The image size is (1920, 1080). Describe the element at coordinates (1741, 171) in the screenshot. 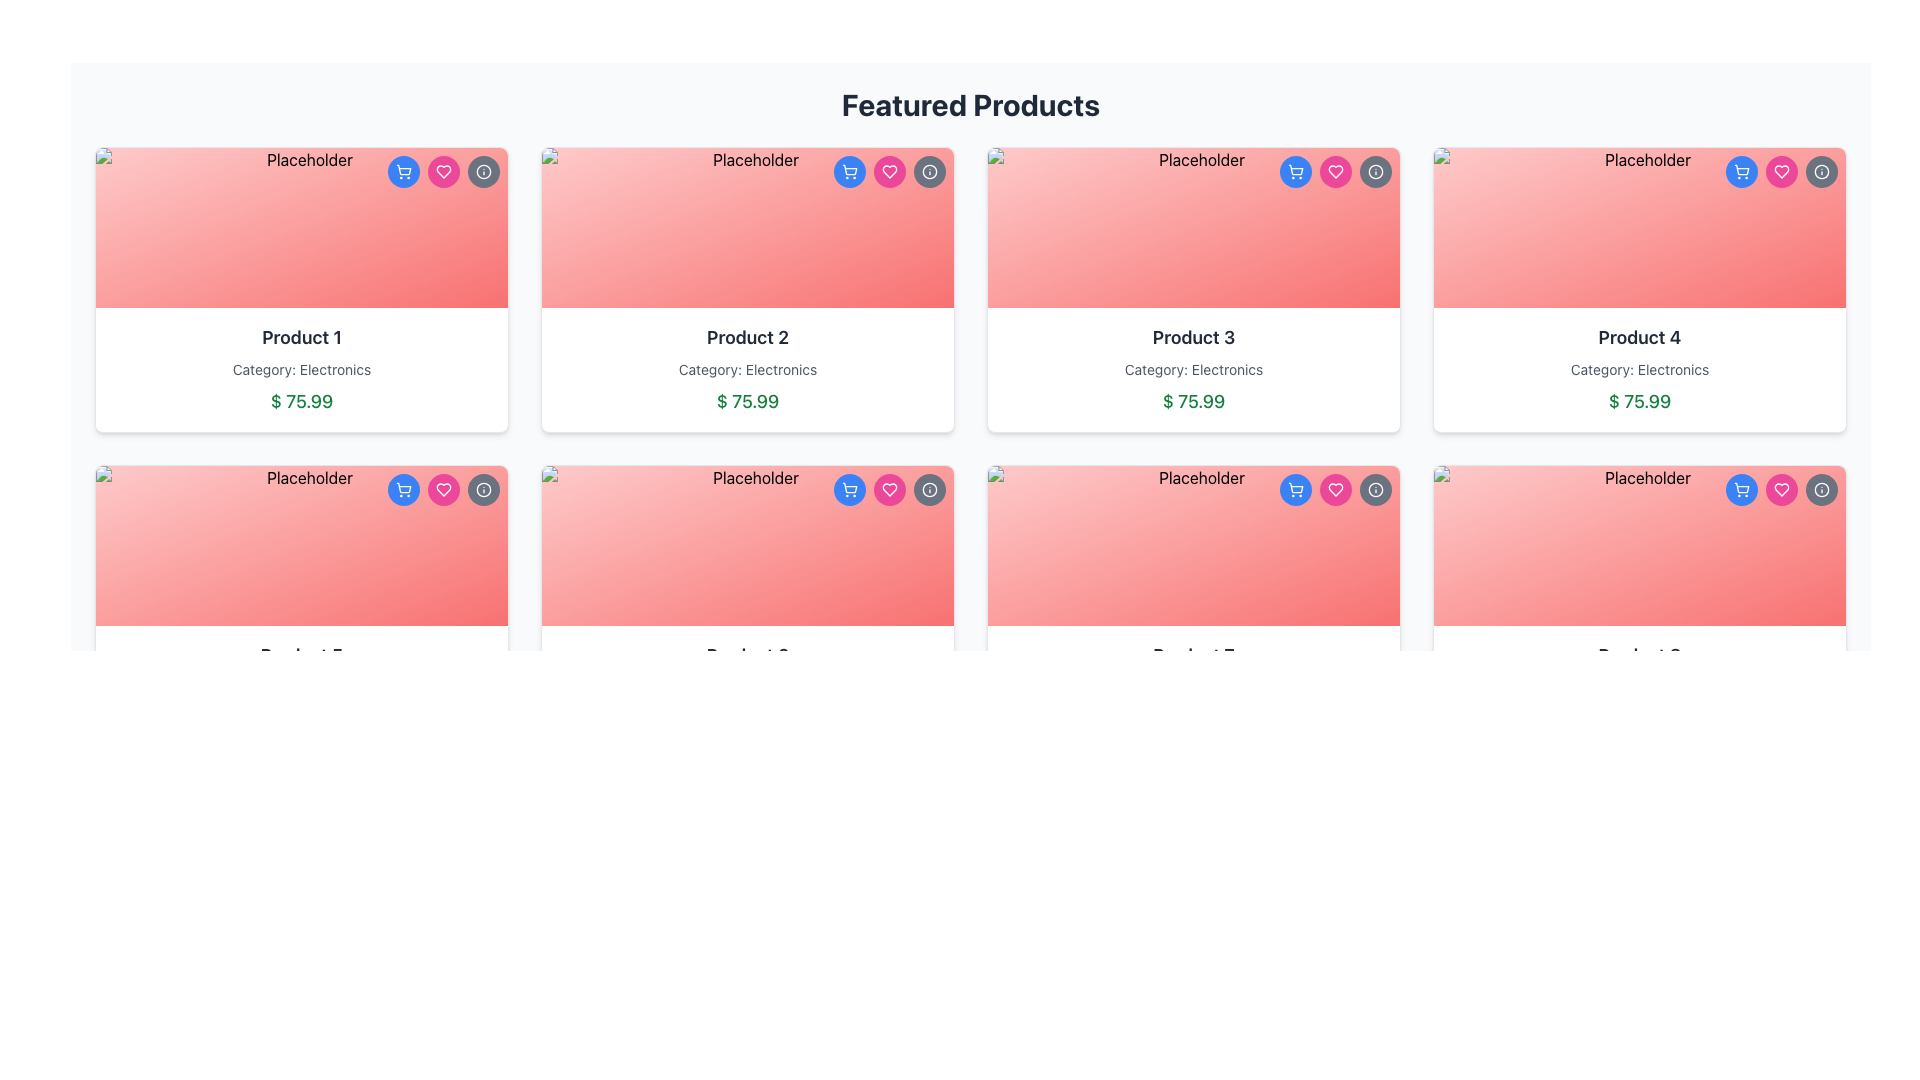

I see `the shopping cart icon button with a blue background located at the top-right of the card for 'Product 4'` at that location.